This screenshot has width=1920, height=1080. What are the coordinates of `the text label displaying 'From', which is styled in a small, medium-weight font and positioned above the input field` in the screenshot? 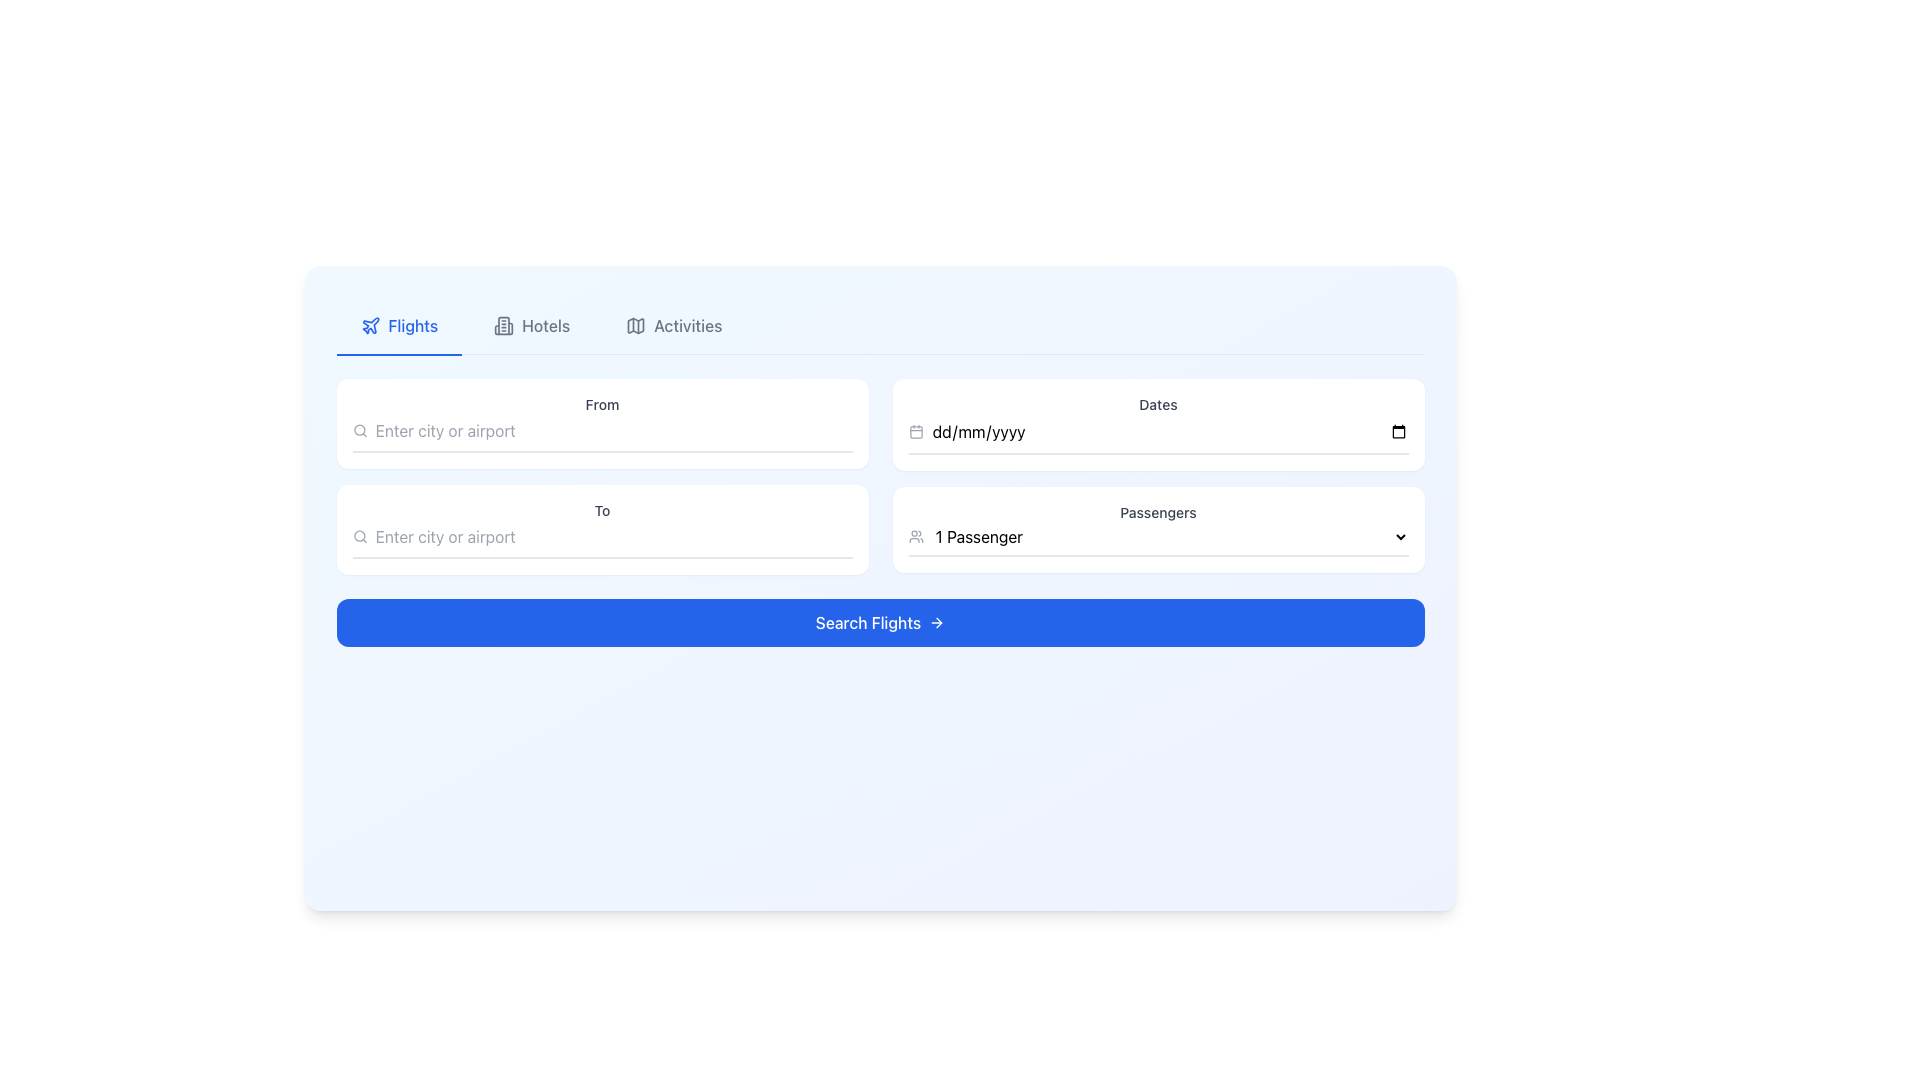 It's located at (601, 405).